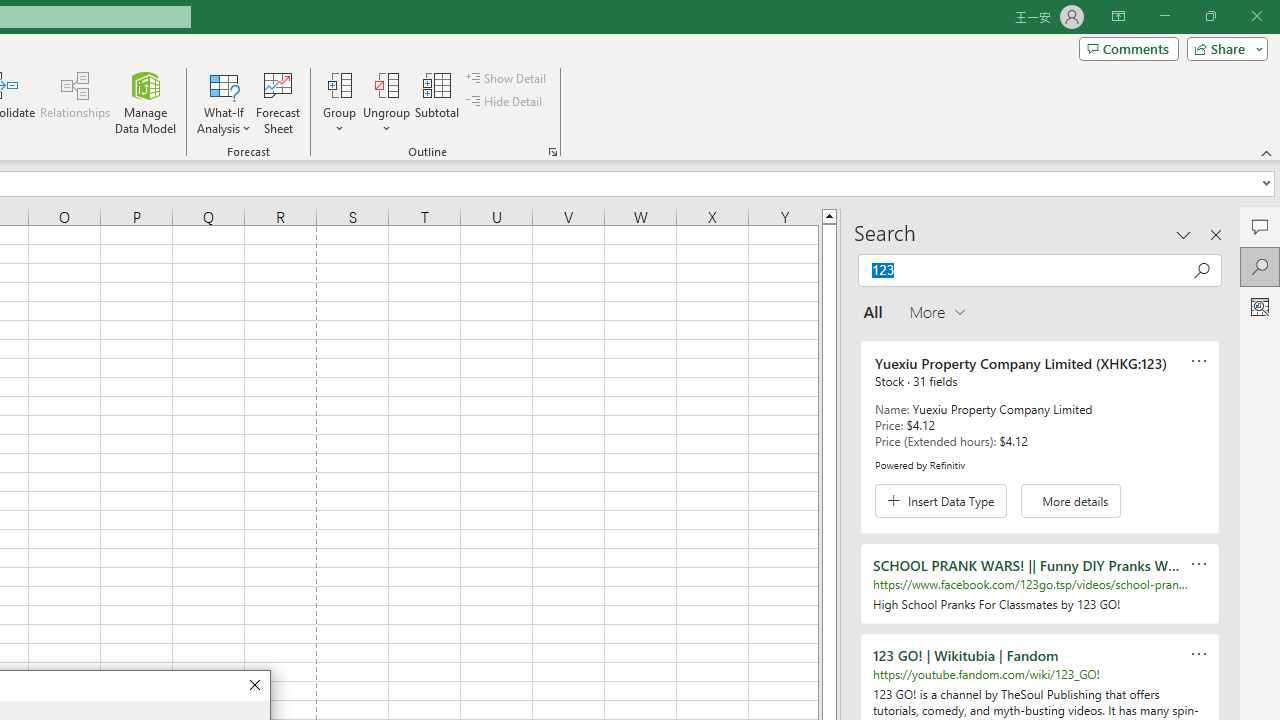  Describe the element at coordinates (436, 103) in the screenshot. I see `'Subtotal'` at that location.